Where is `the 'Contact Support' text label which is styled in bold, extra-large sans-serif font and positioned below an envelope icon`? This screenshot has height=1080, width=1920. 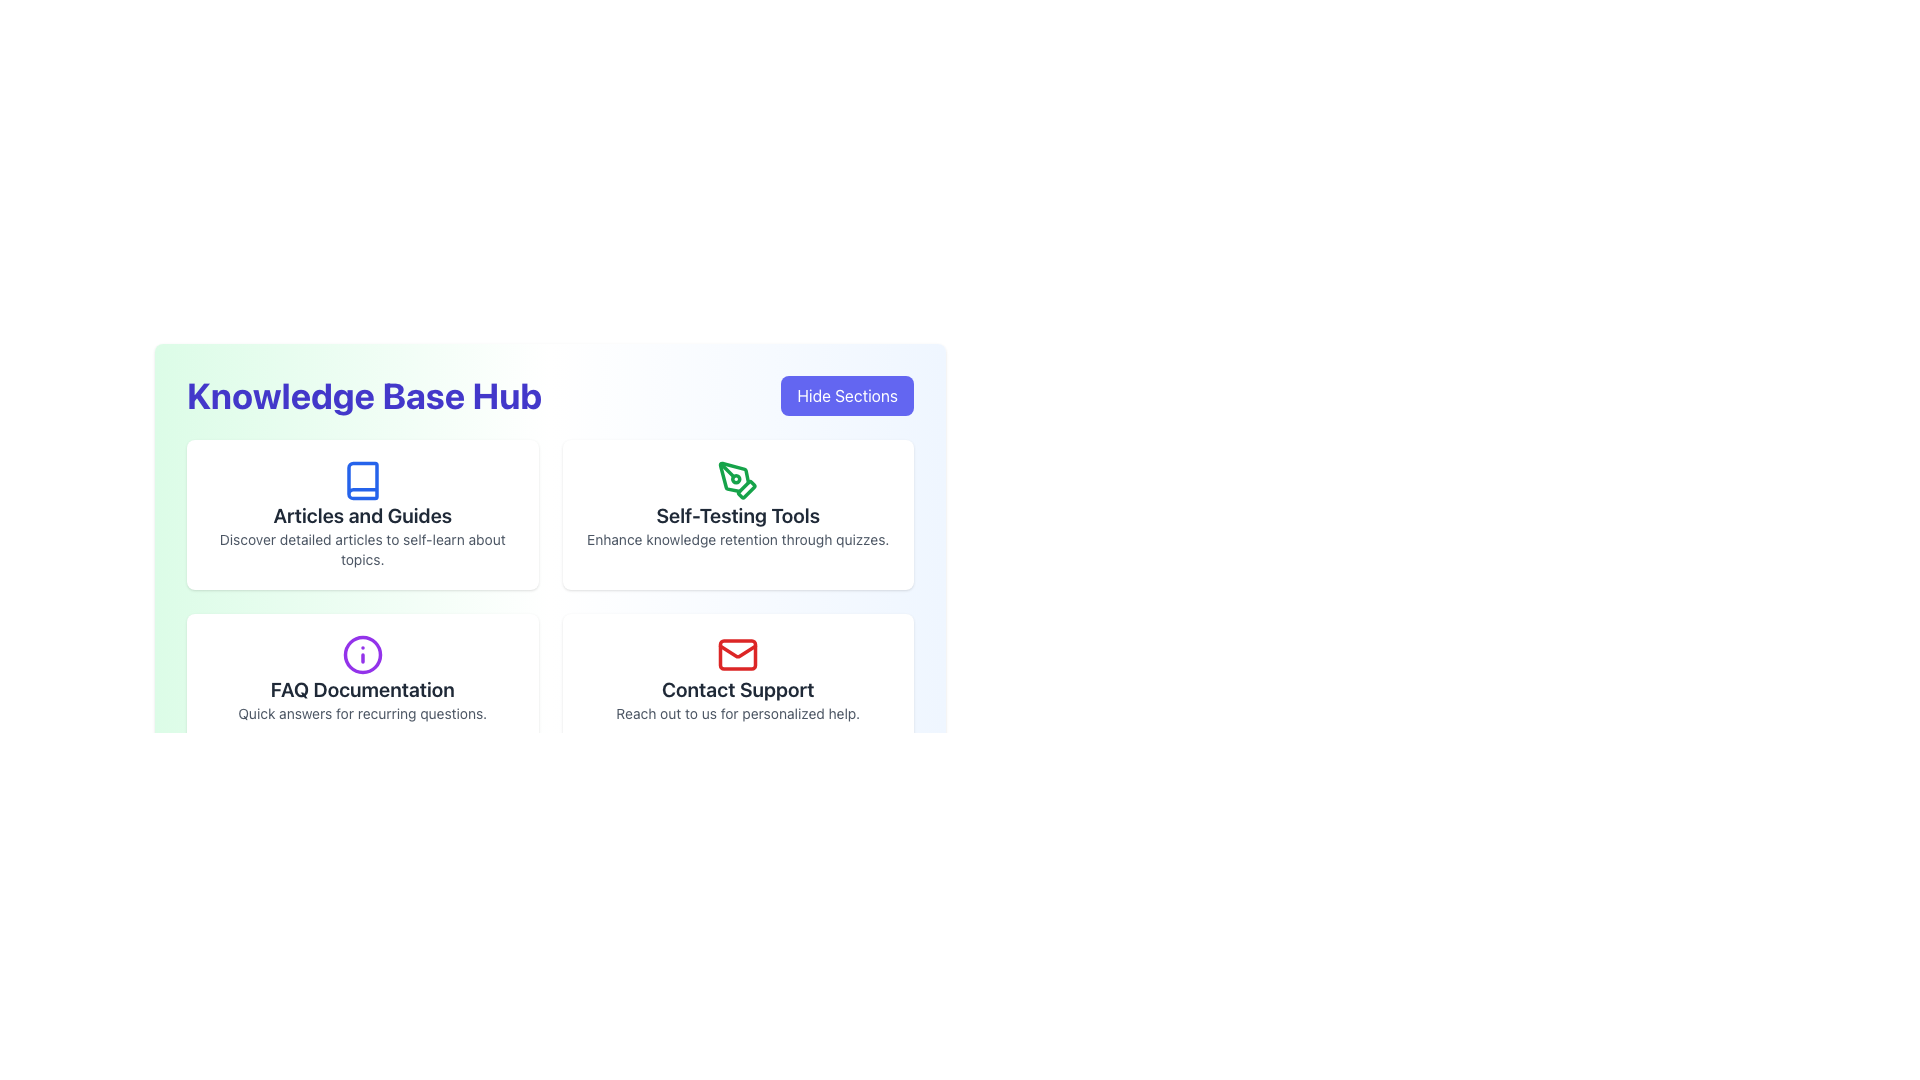 the 'Contact Support' text label which is styled in bold, extra-large sans-serif font and positioned below an envelope icon is located at coordinates (737, 689).